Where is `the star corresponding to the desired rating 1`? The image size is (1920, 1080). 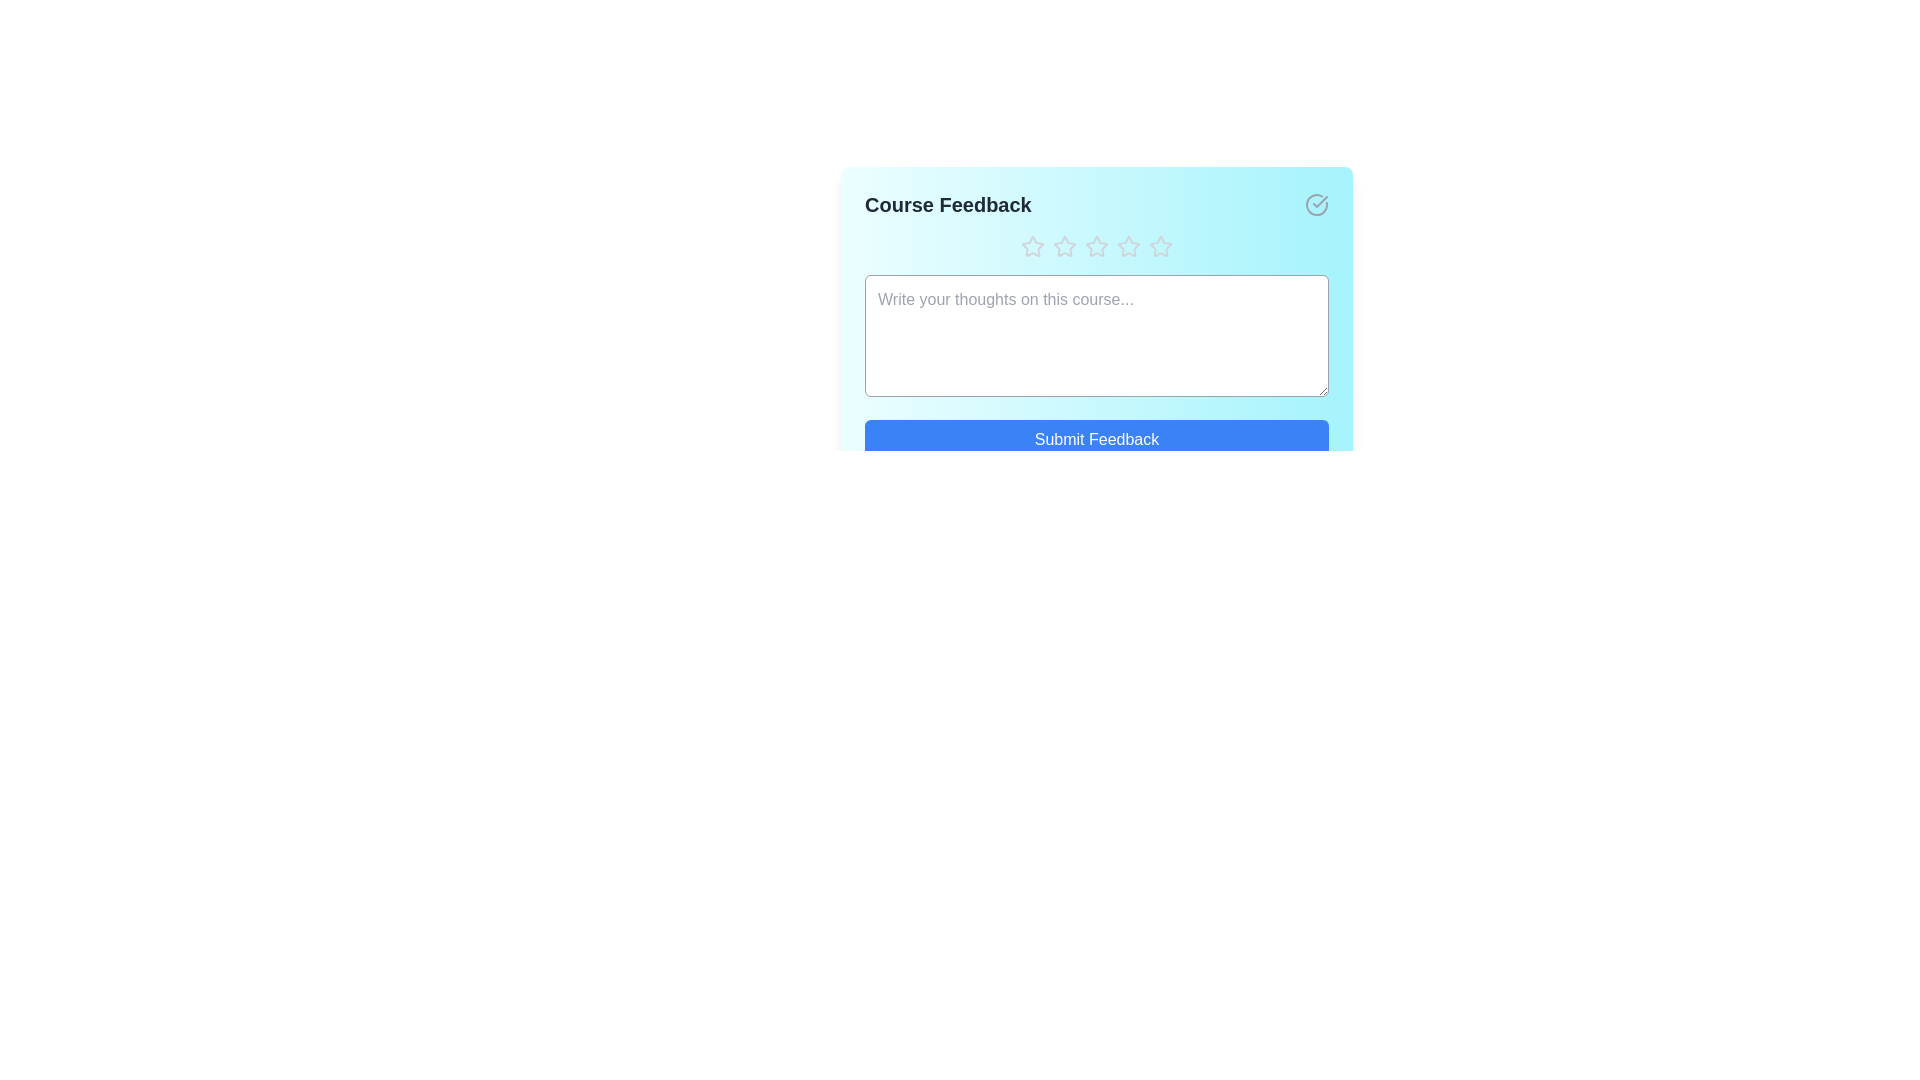 the star corresponding to the desired rating 1 is located at coordinates (1032, 245).